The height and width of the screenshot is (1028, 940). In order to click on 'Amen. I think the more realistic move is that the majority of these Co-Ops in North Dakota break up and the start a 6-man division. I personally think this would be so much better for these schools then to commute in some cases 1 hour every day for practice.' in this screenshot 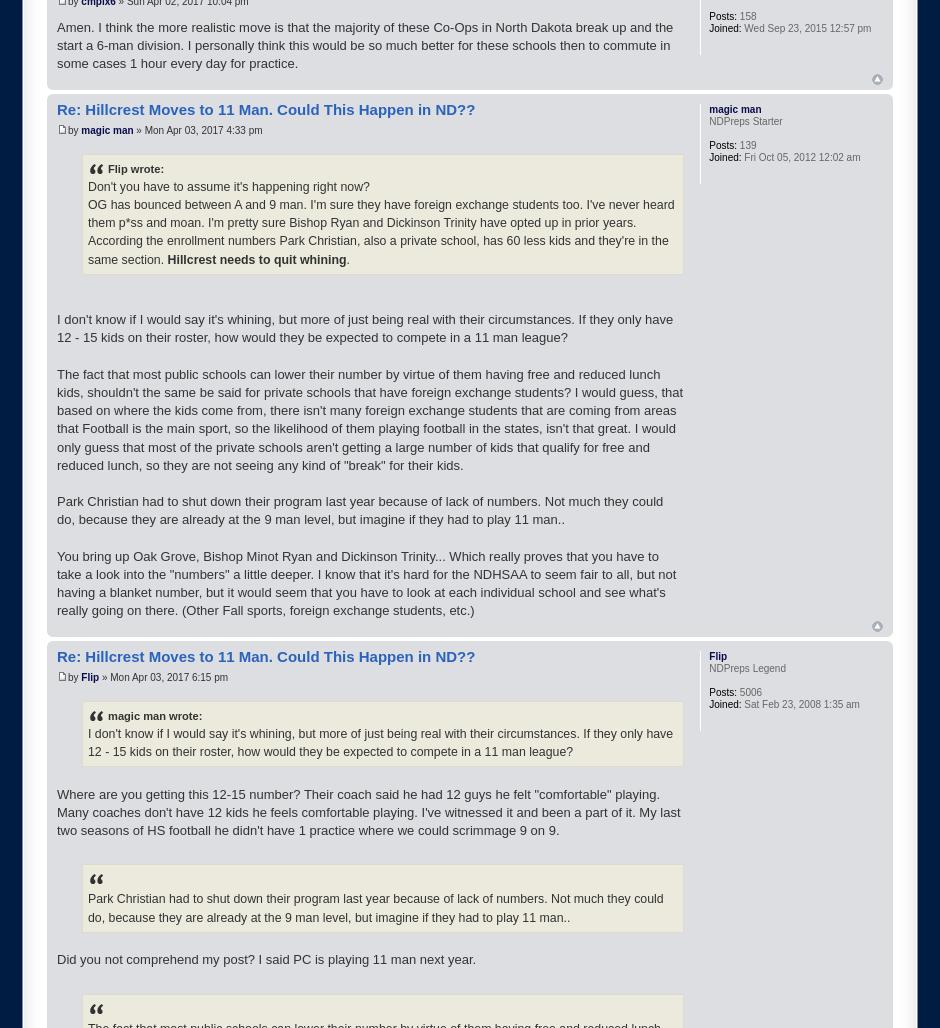, I will do `click(364, 45)`.